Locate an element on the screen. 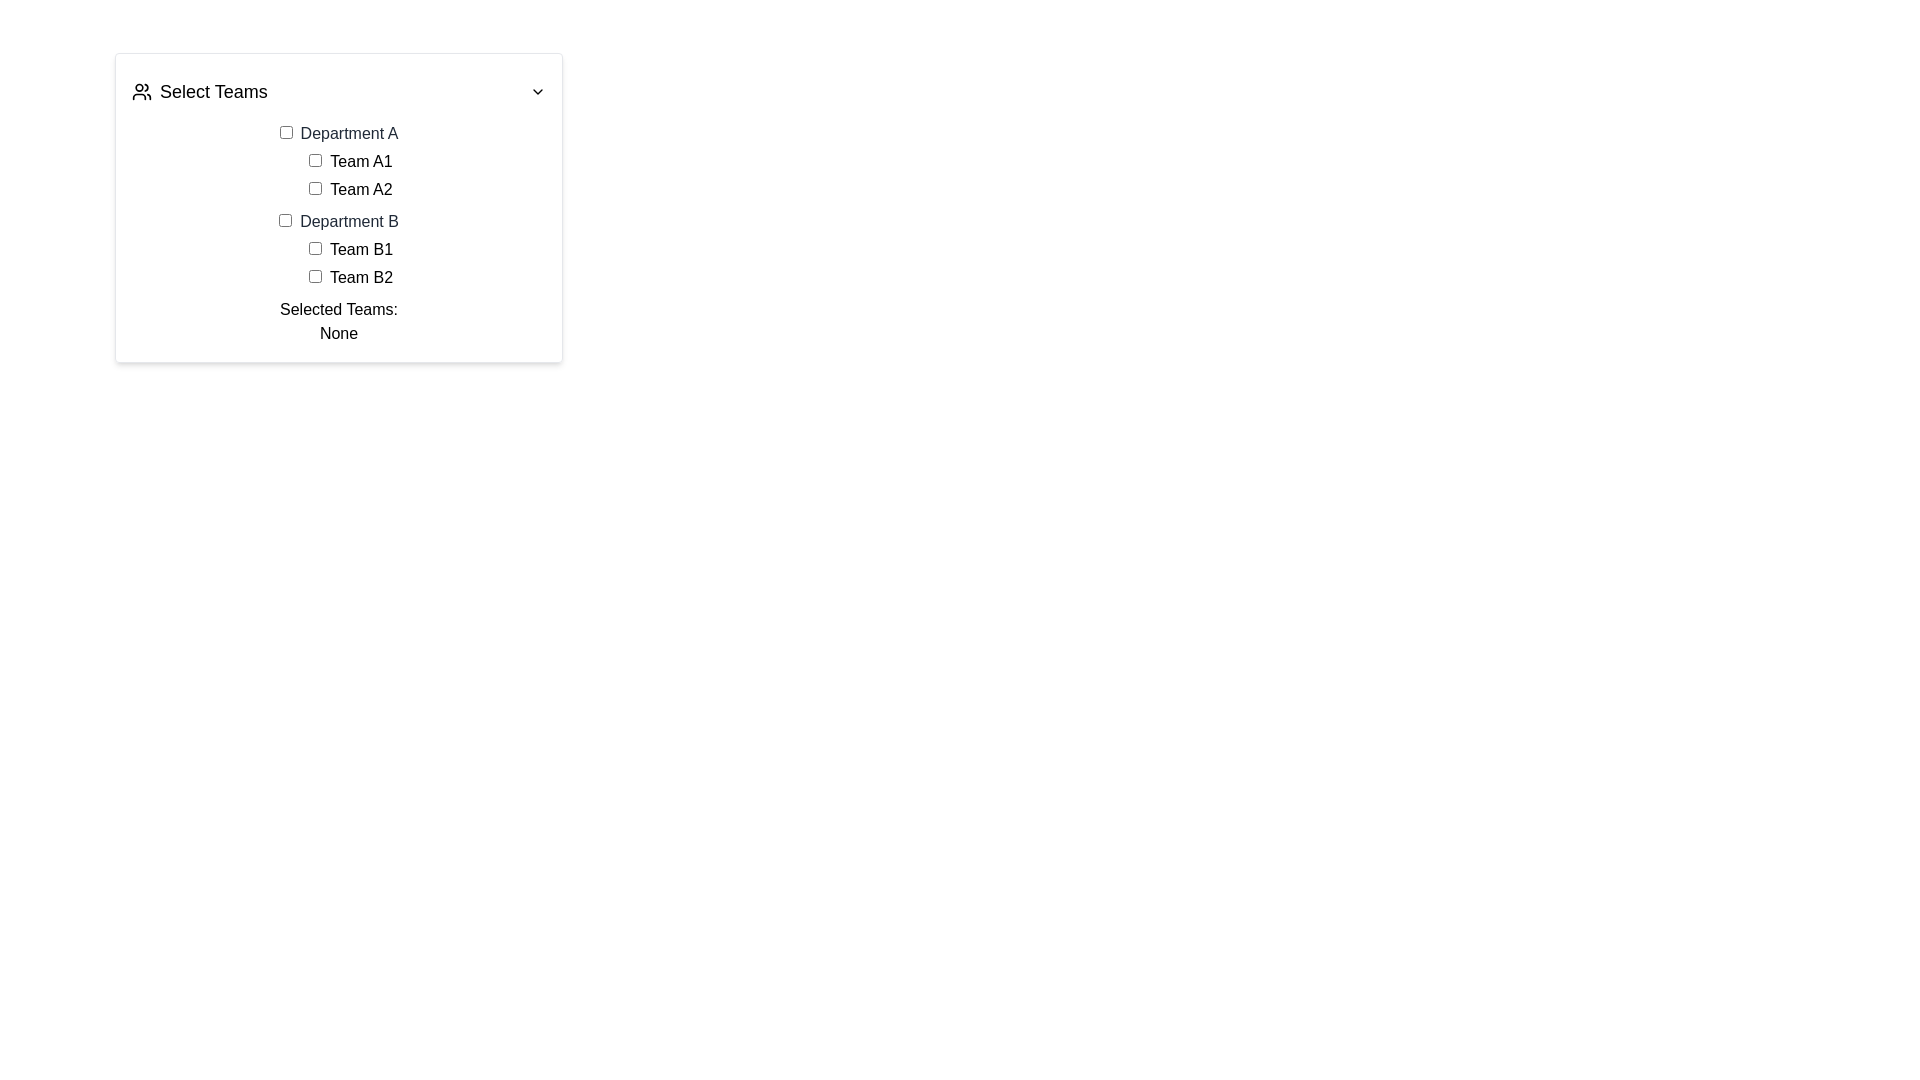 The image size is (1920, 1080). the Chevron icon located in the header of the 'Select Teams' dropdown menu is located at coordinates (537, 92).